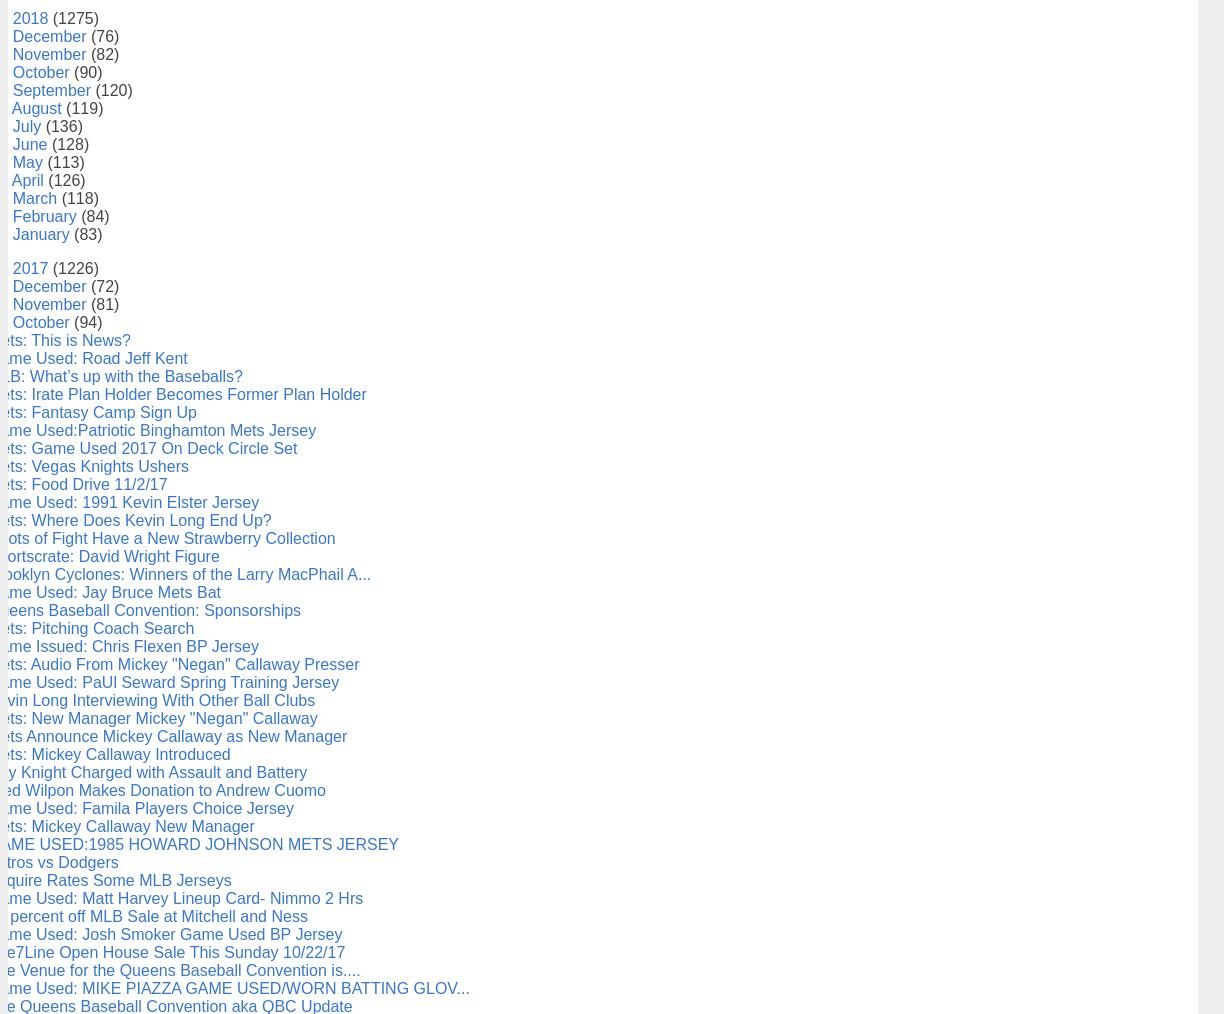 The width and height of the screenshot is (1224, 1014). I want to click on '(113)', so click(47, 161).